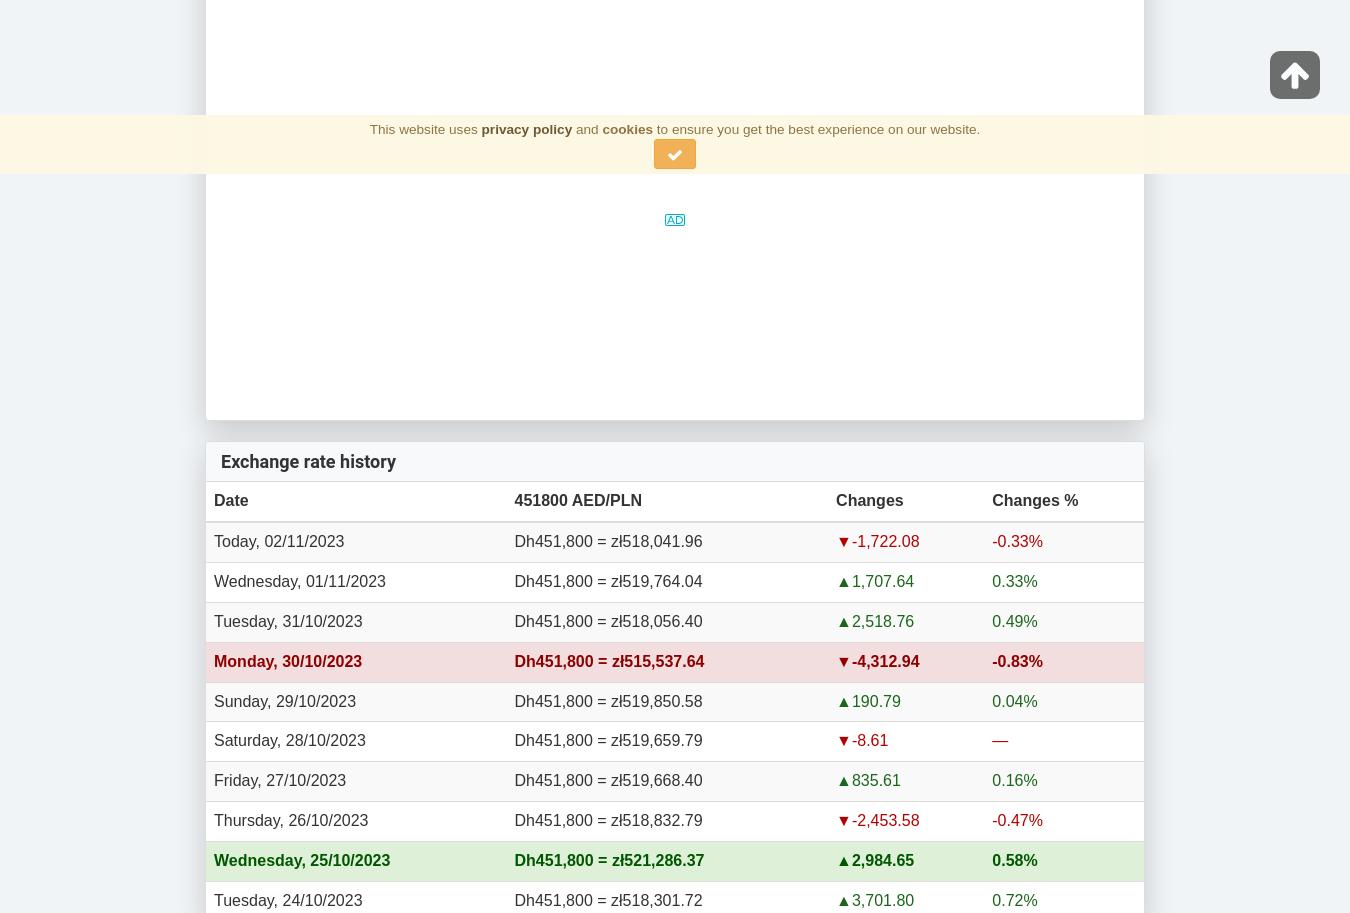  I want to click on '0.04%', so click(990, 700).